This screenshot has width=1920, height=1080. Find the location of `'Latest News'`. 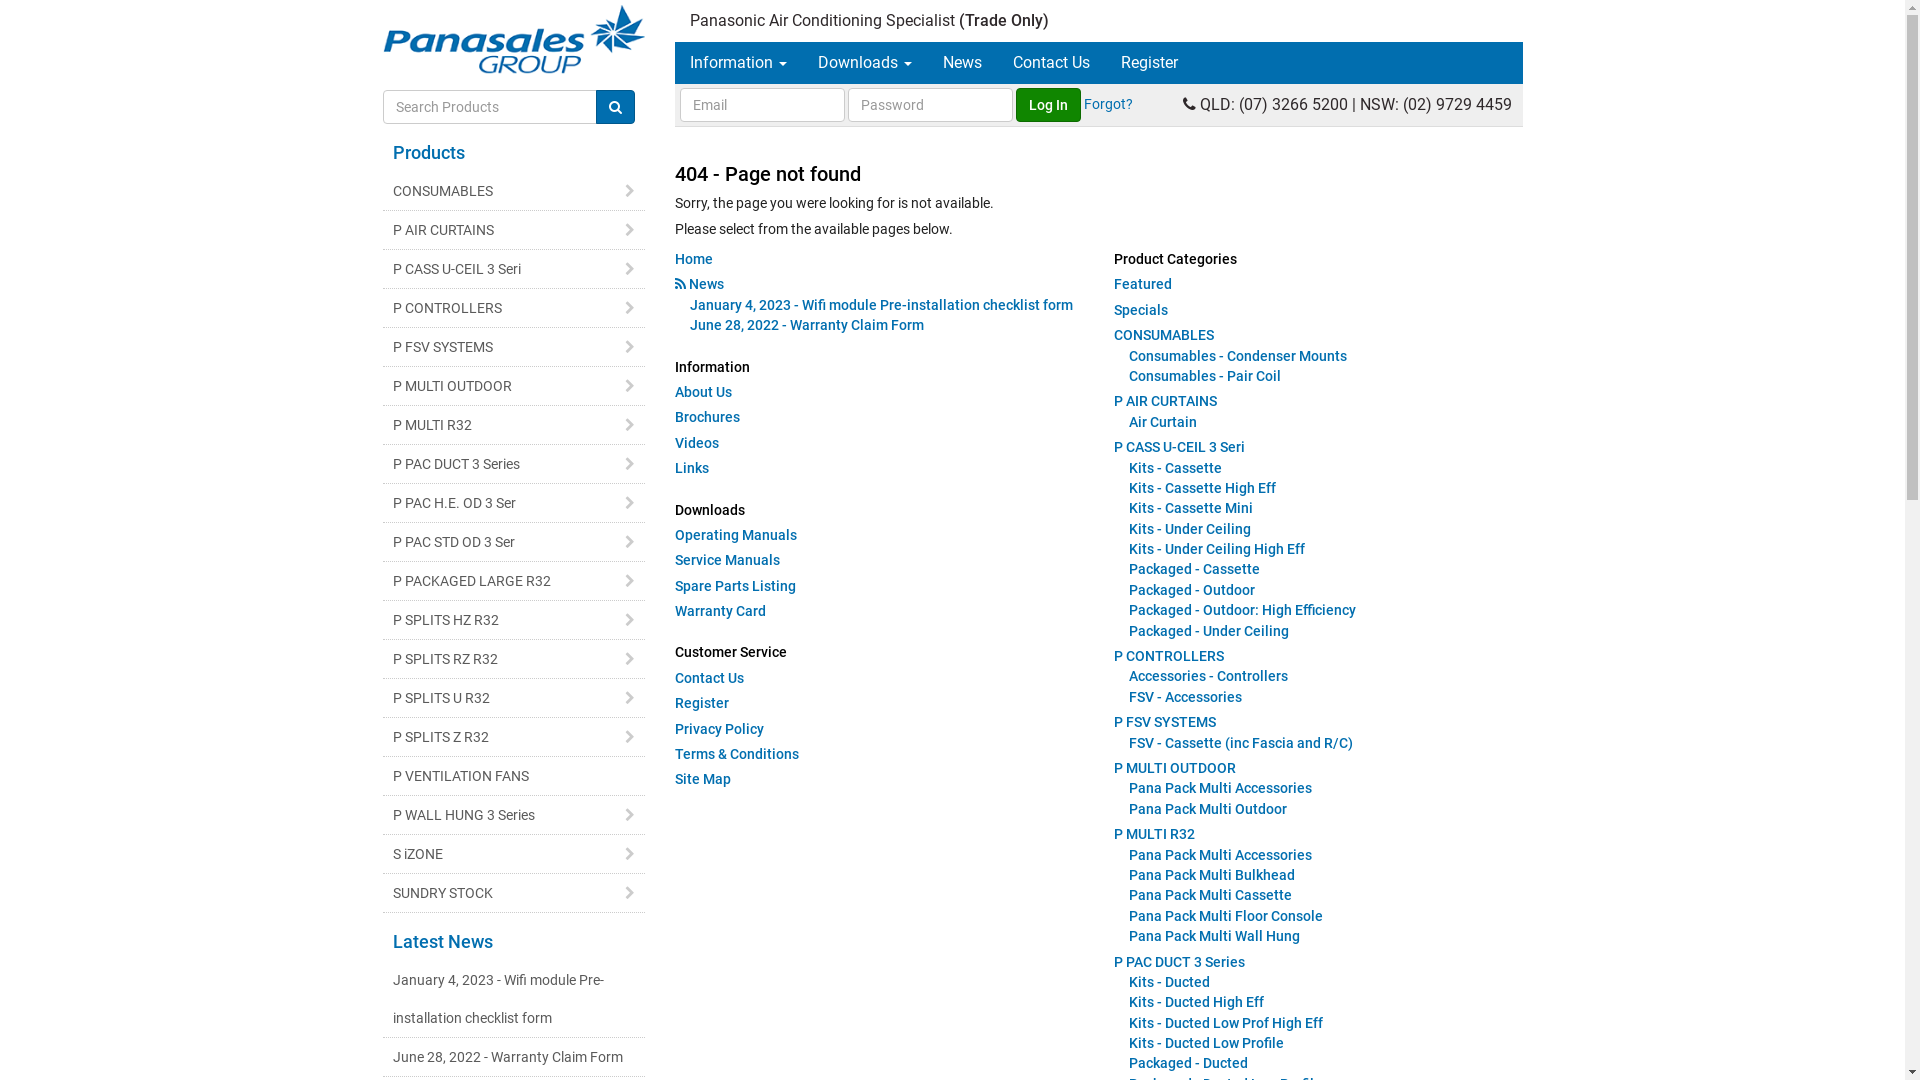

'Latest News' is located at coordinates (440, 941).